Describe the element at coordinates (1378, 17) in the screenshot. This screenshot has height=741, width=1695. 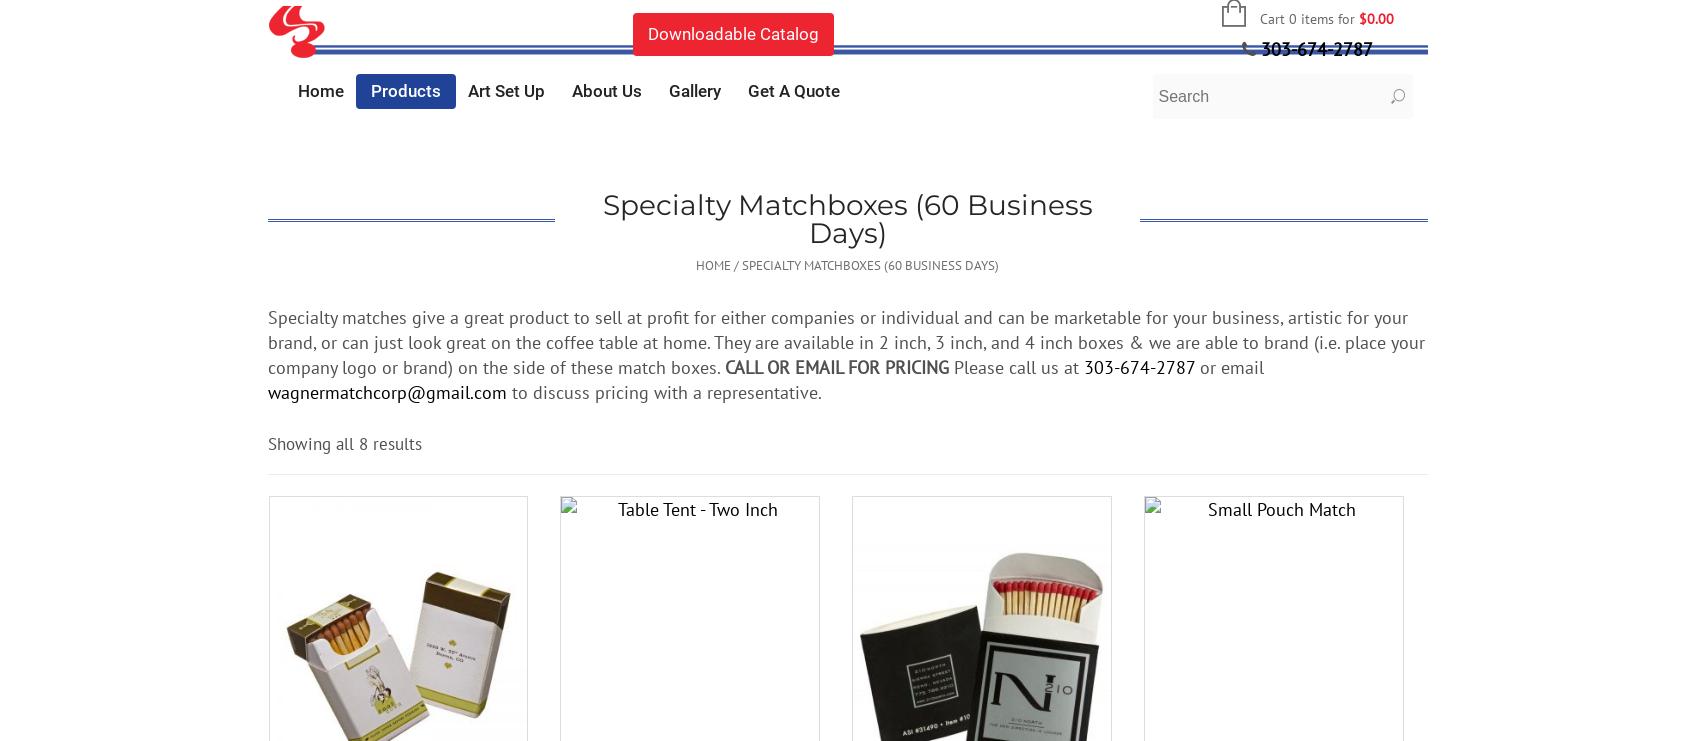
I see `'0.00'` at that location.